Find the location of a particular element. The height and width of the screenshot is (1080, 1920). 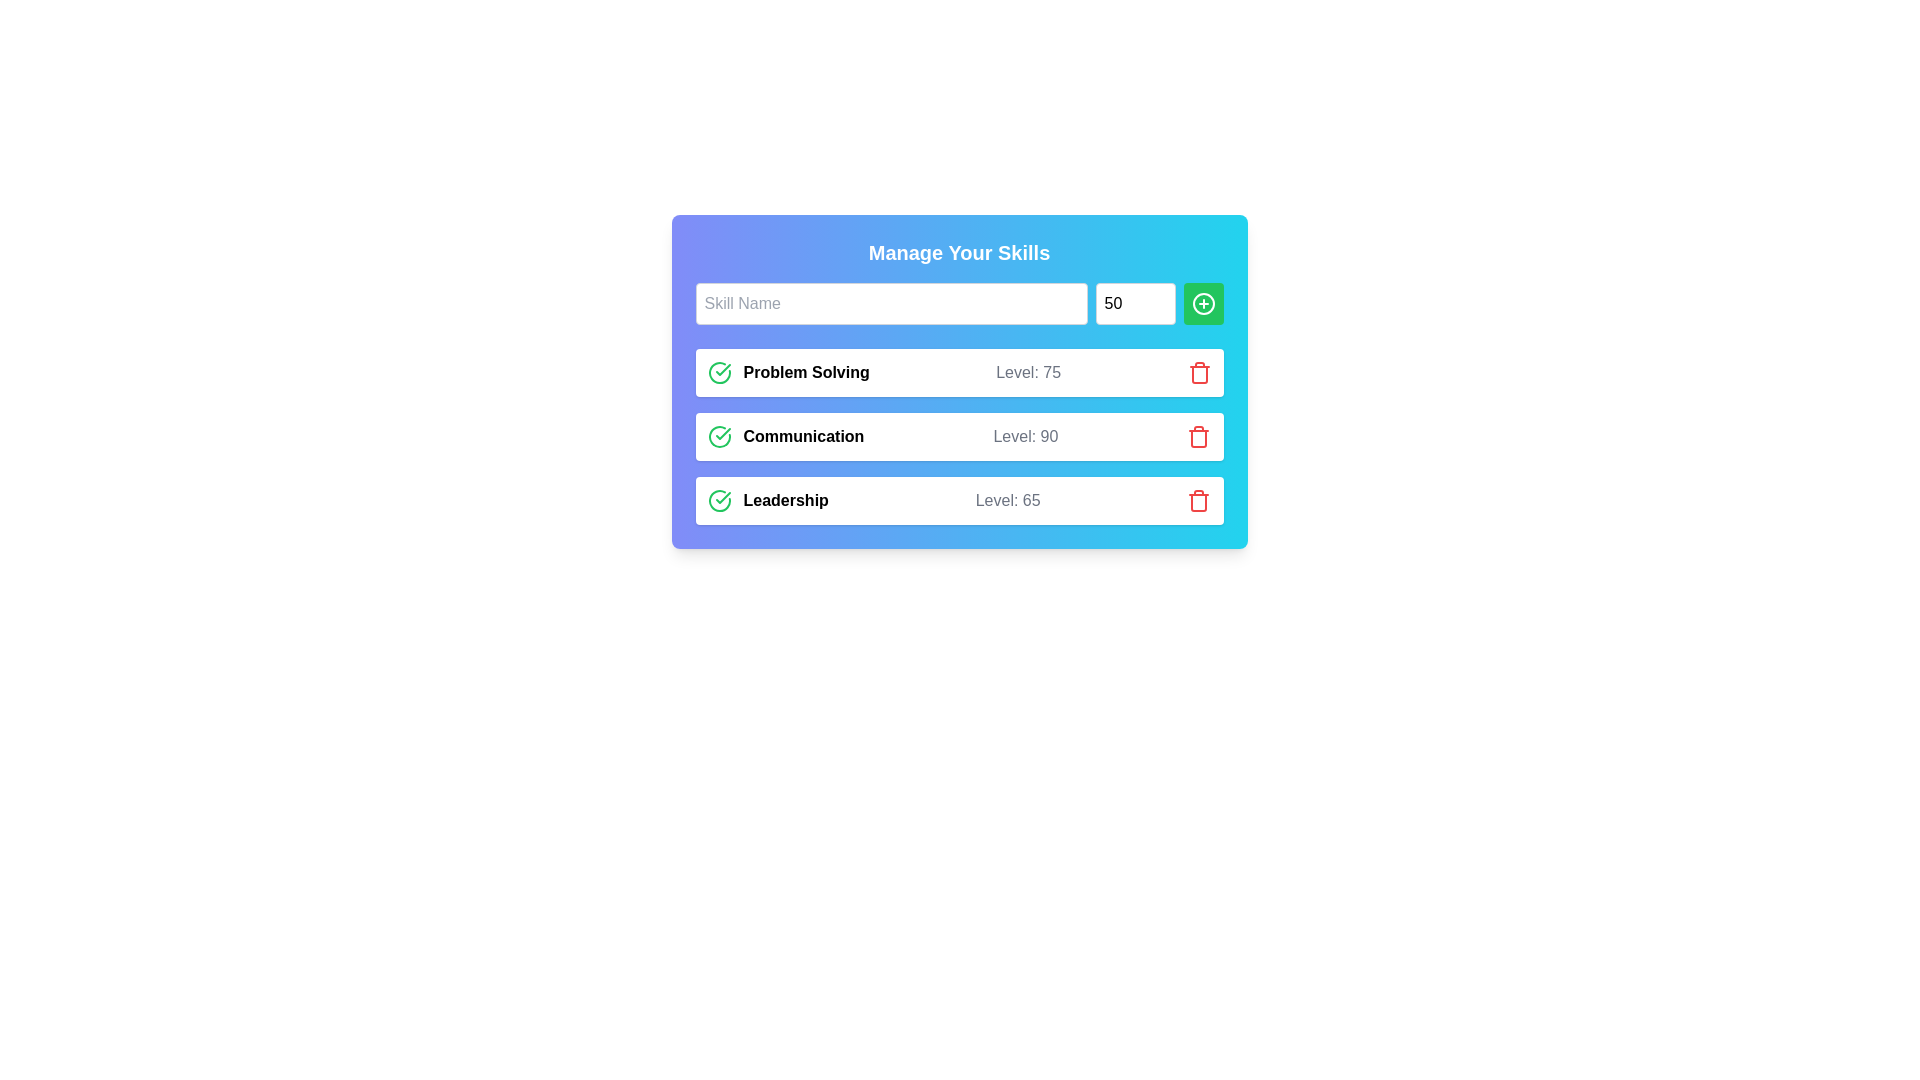

the vibrant green button with rounded corners and a plus icon in the top-right corner of the form is located at coordinates (1202, 304).